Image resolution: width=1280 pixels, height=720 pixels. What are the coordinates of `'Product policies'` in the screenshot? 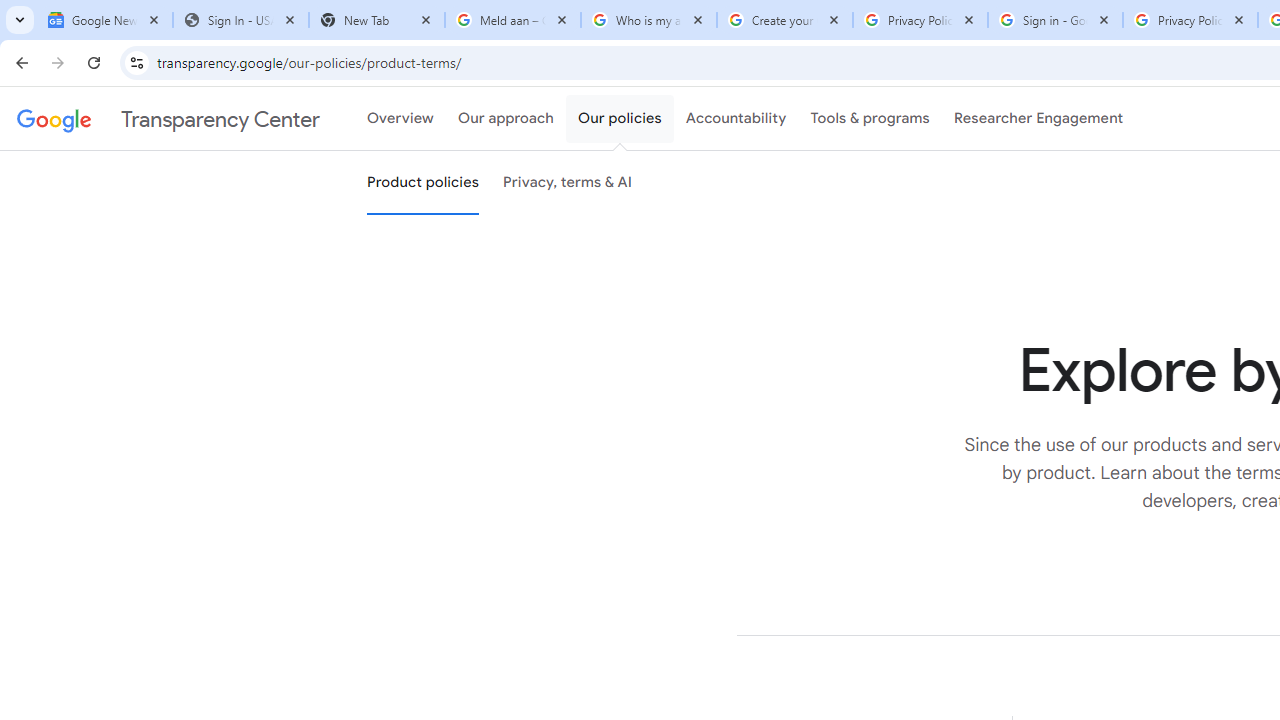 It's located at (422, 183).